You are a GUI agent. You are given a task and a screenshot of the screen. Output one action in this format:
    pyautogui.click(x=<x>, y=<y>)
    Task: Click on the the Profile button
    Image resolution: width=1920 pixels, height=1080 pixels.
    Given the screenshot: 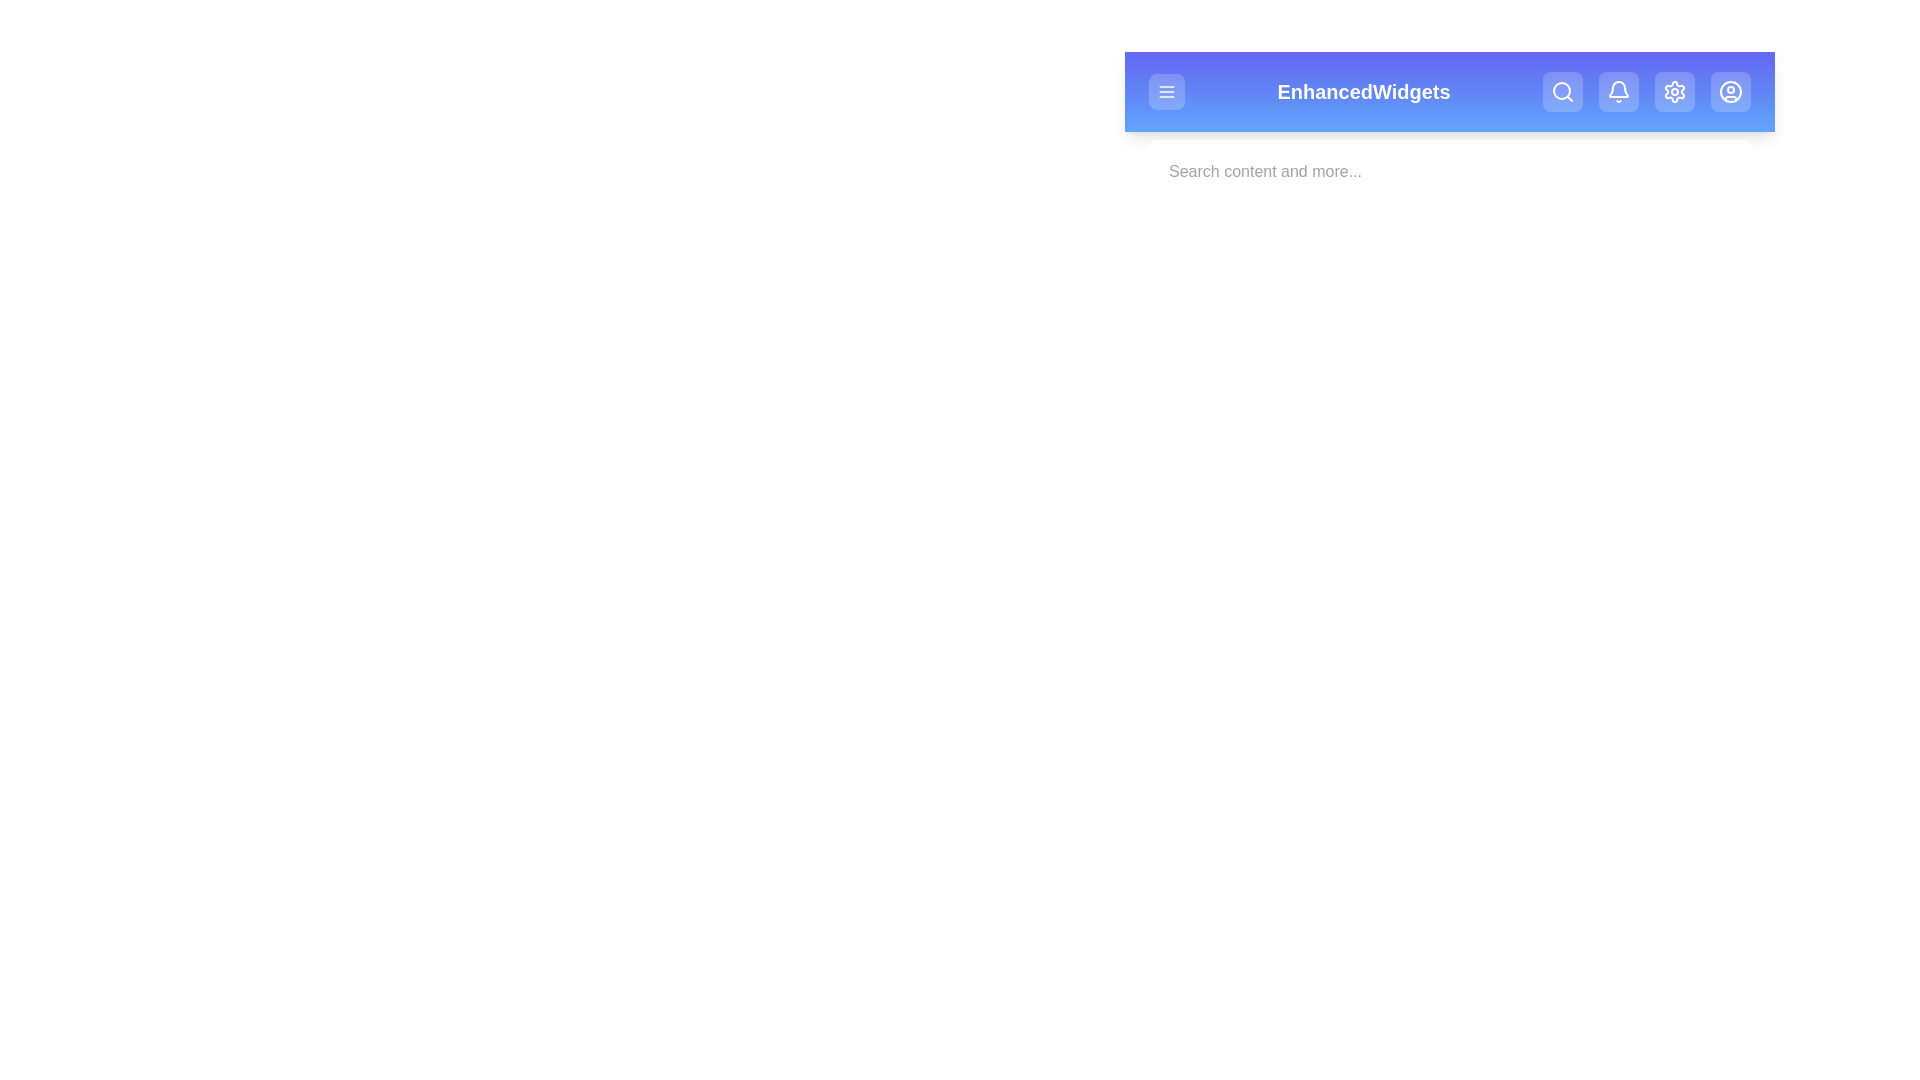 What is the action you would take?
    pyautogui.click(x=1730, y=92)
    